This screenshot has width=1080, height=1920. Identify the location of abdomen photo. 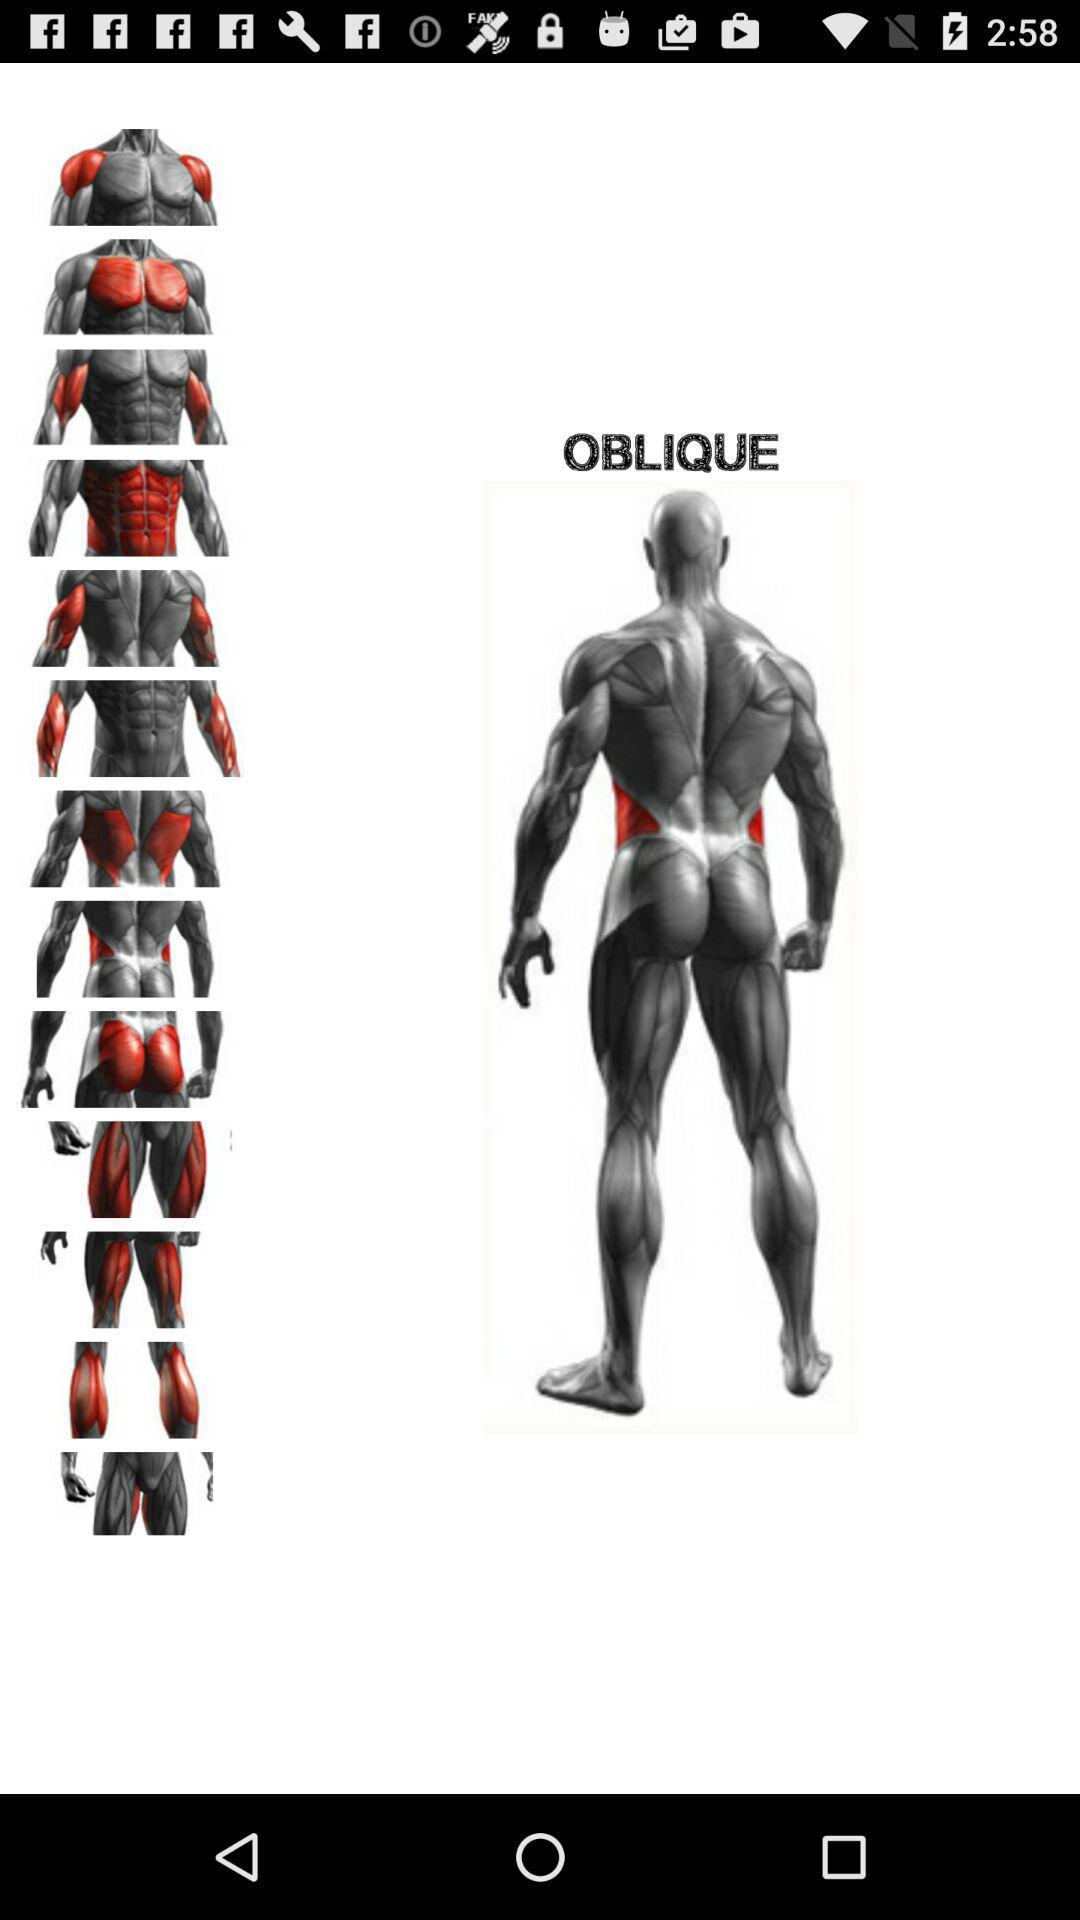
(131, 501).